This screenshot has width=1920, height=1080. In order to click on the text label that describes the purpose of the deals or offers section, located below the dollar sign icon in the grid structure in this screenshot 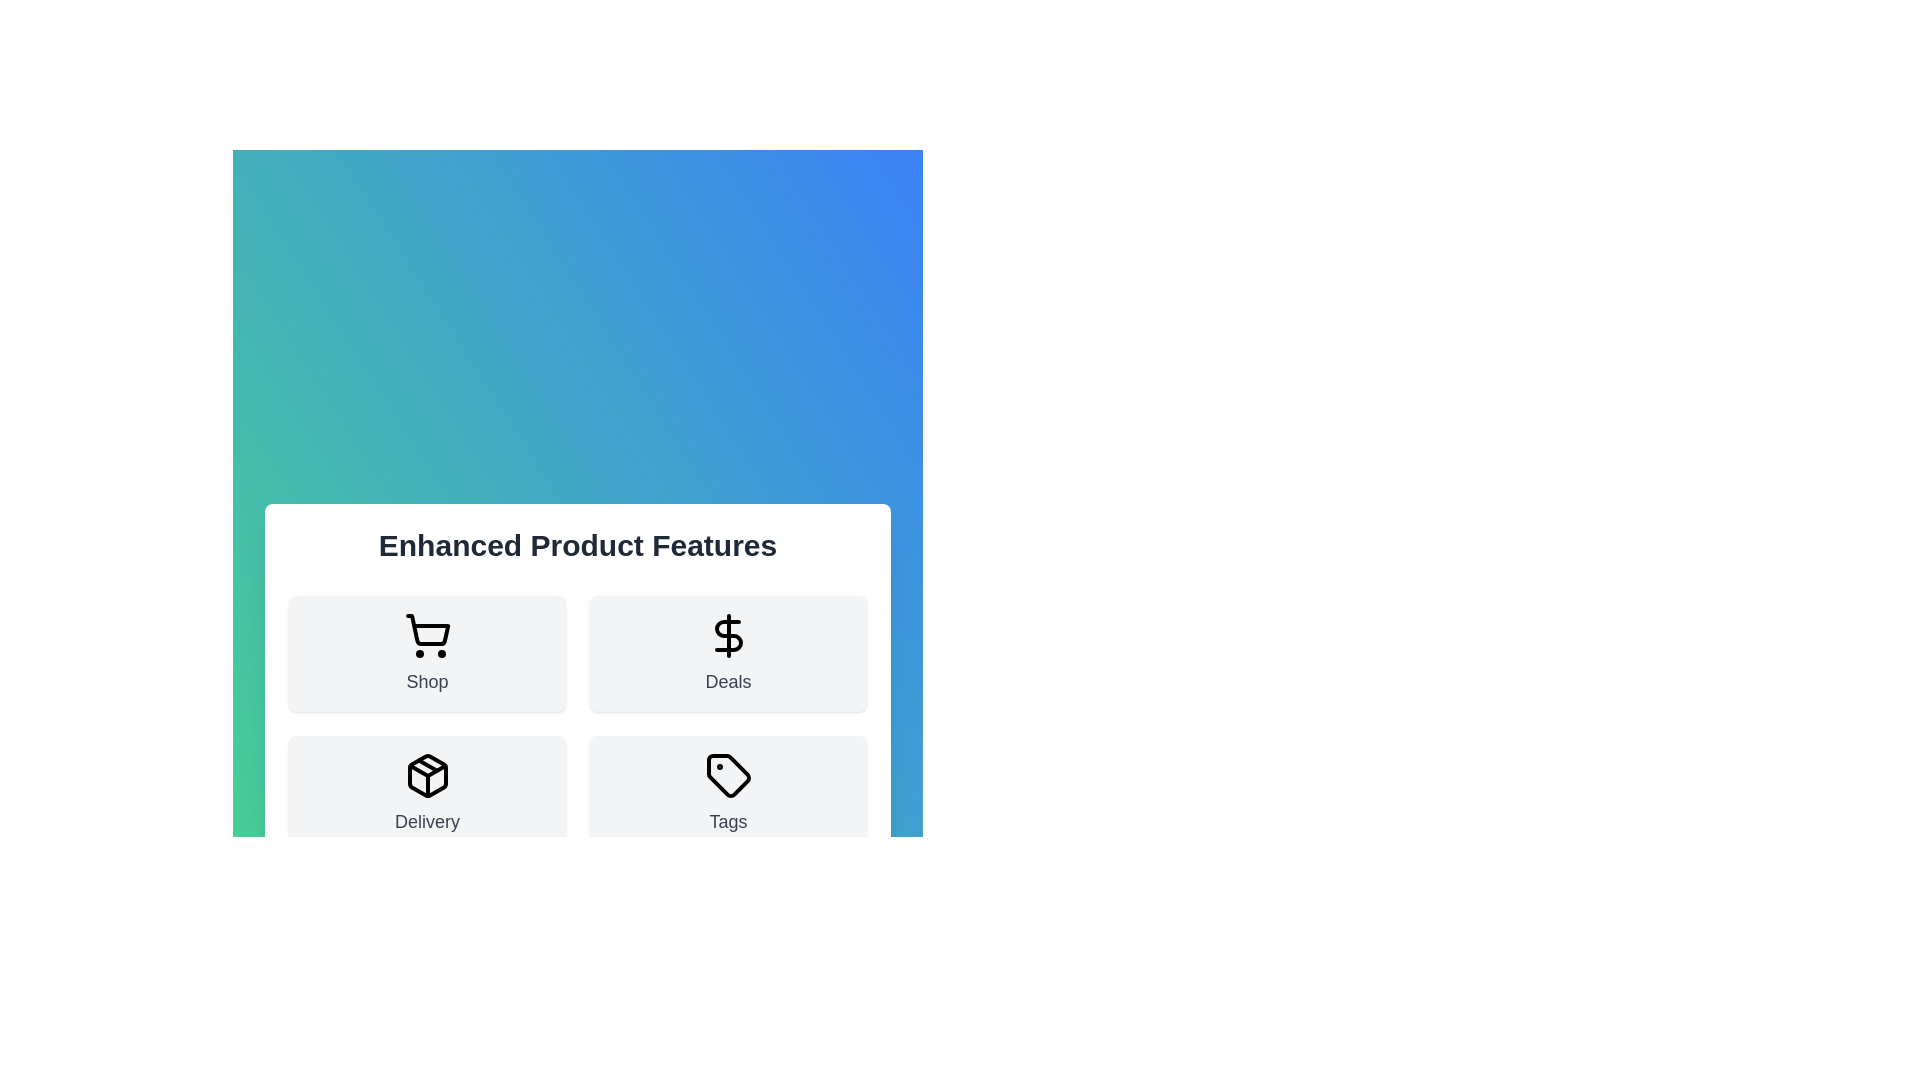, I will do `click(727, 681)`.